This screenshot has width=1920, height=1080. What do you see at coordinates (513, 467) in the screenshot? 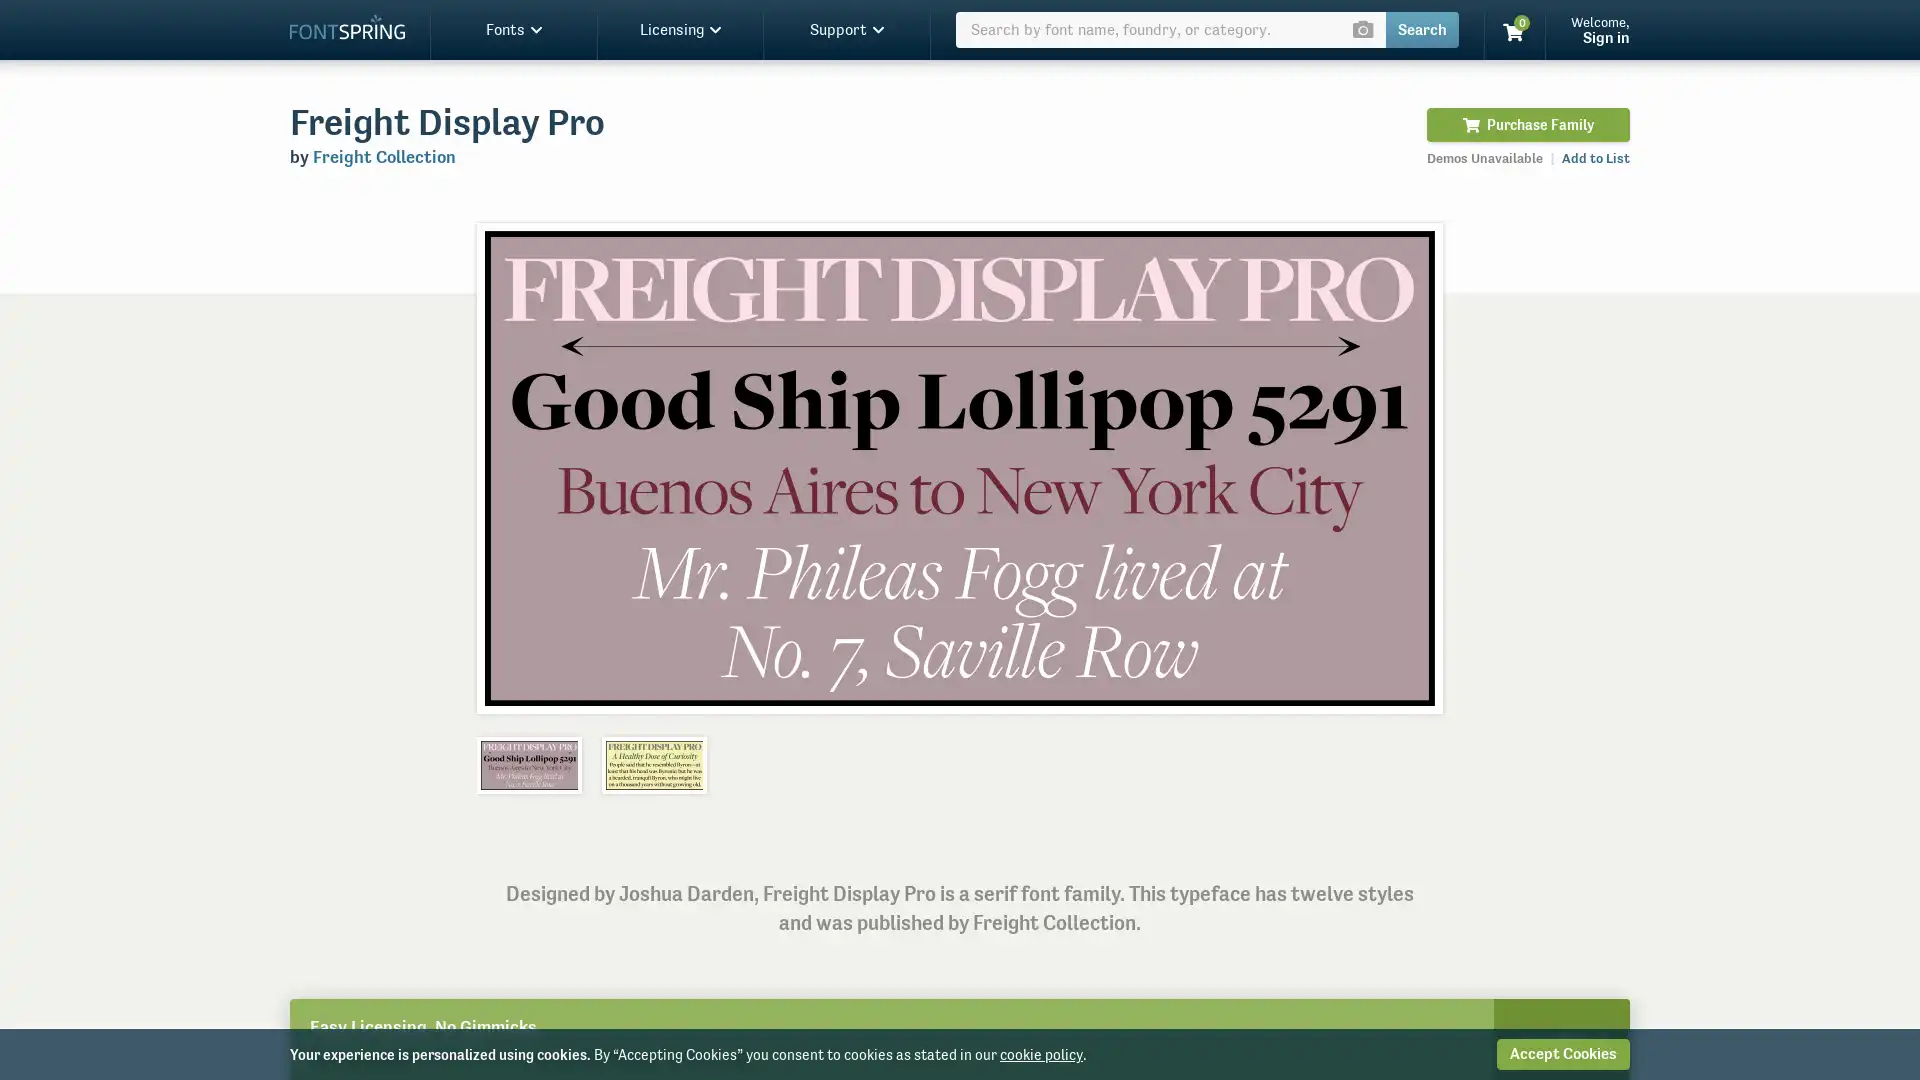
I see `Previous slide` at bounding box center [513, 467].